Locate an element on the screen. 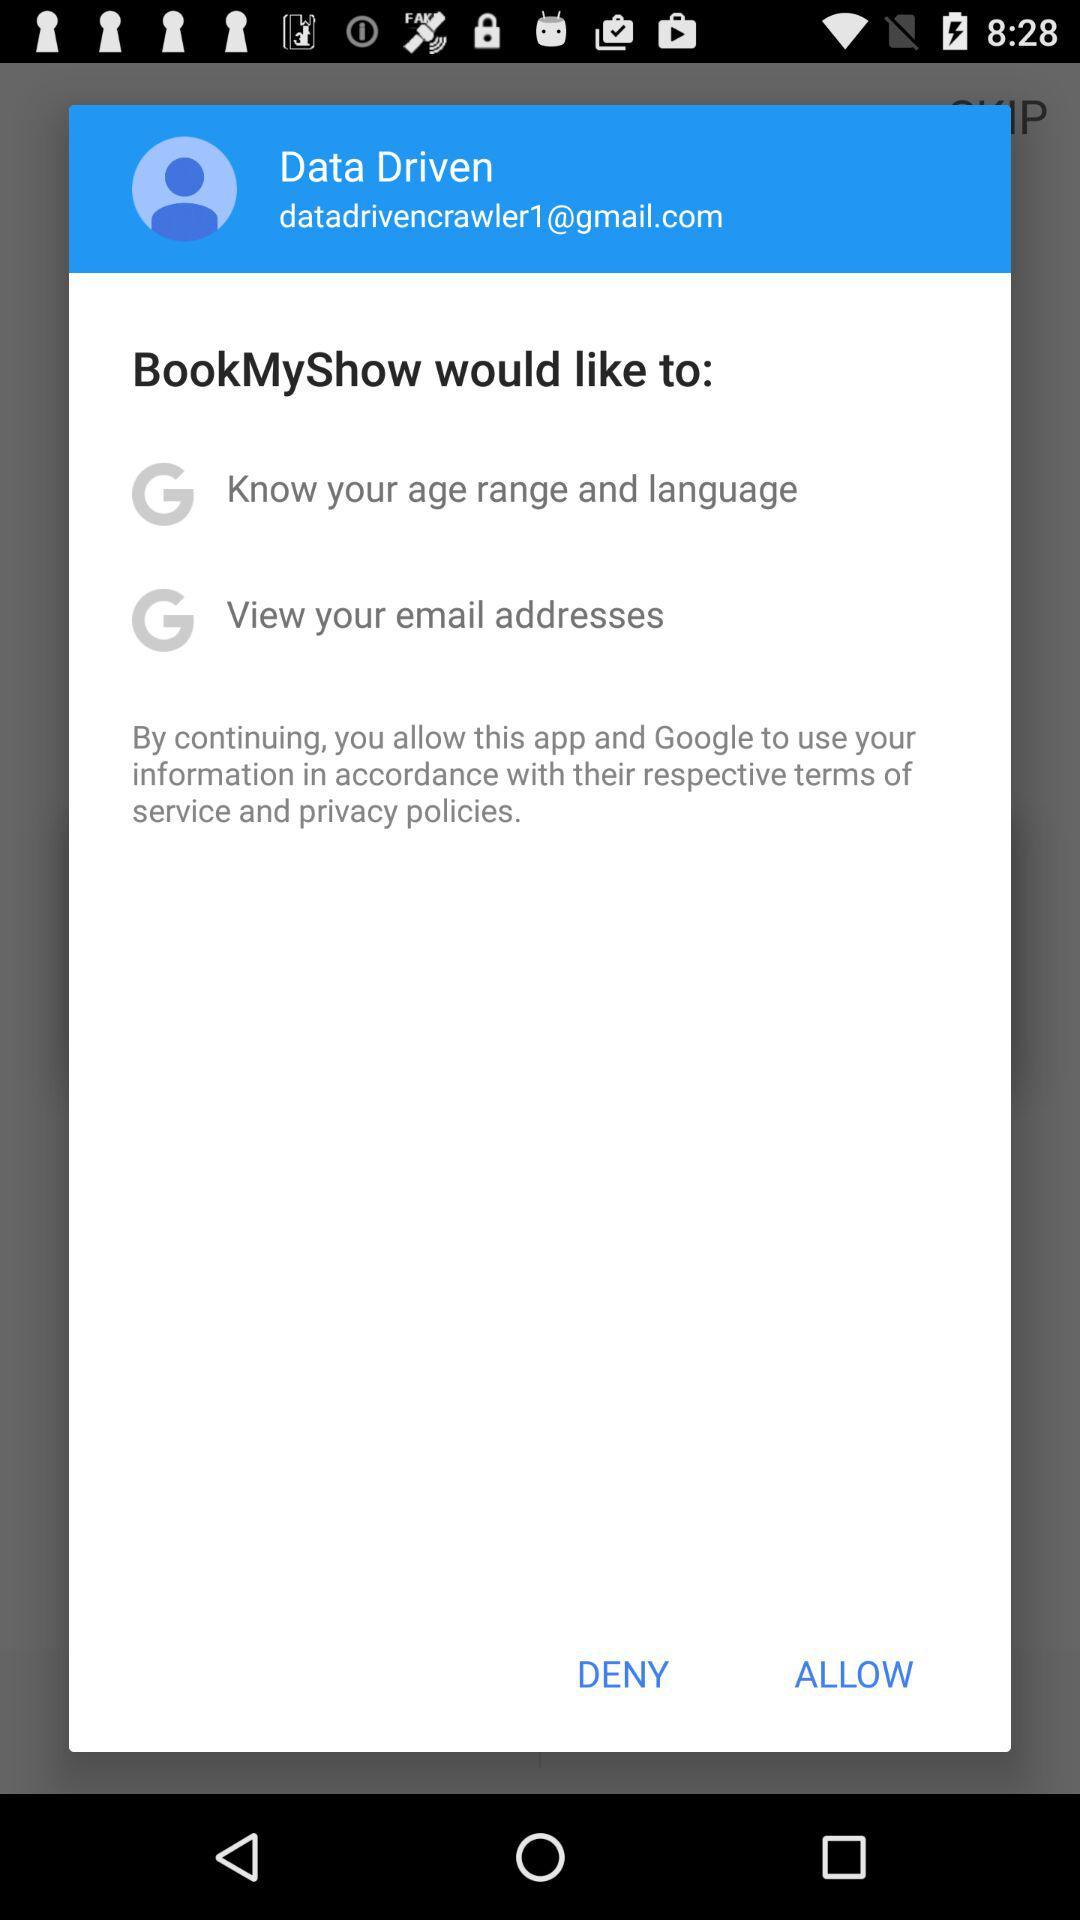 The image size is (1080, 1920). app above bookmyshow would like app is located at coordinates (500, 214).